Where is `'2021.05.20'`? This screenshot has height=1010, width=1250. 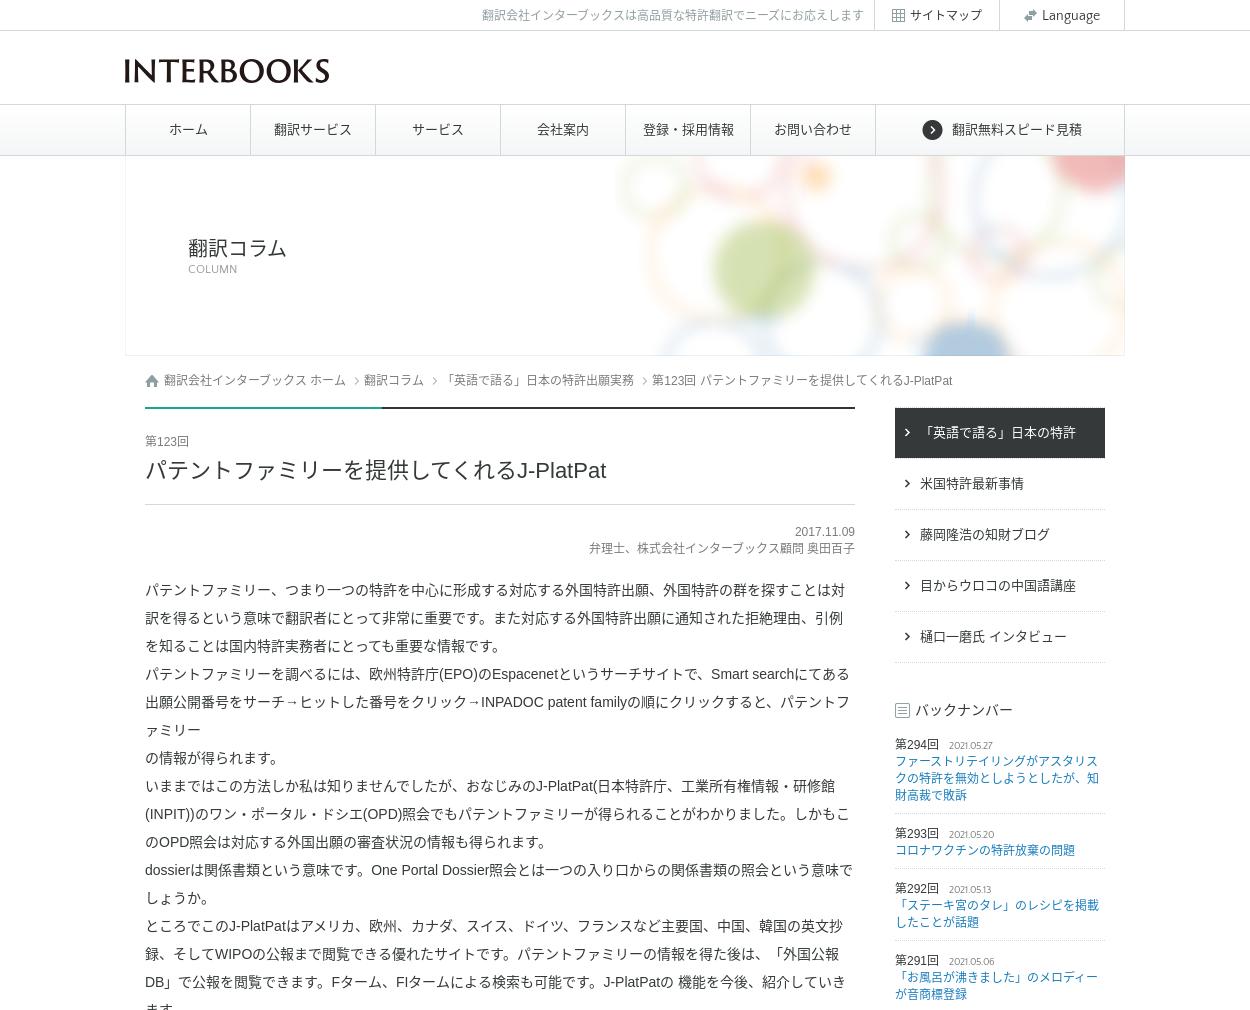
'2021.05.20' is located at coordinates (970, 835).